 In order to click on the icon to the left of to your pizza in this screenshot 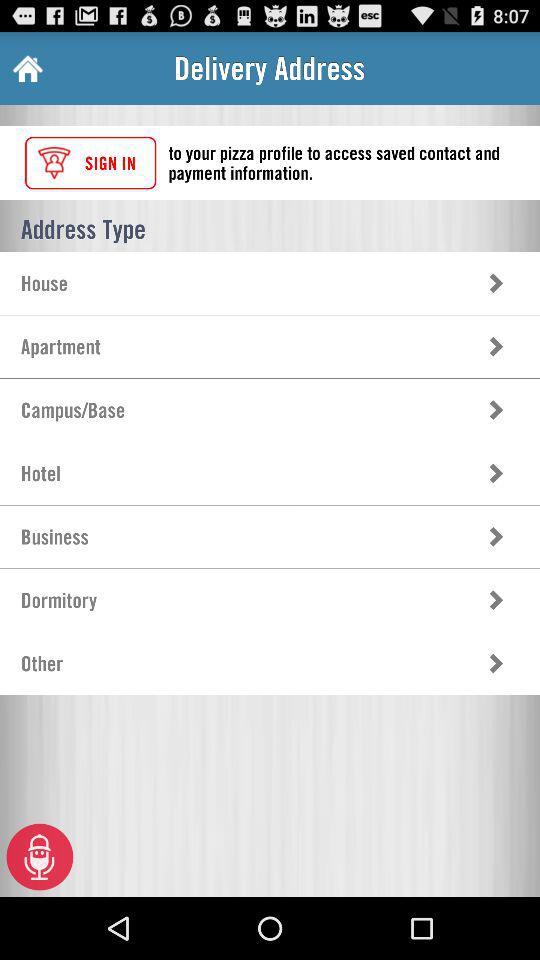, I will do `click(89, 162)`.